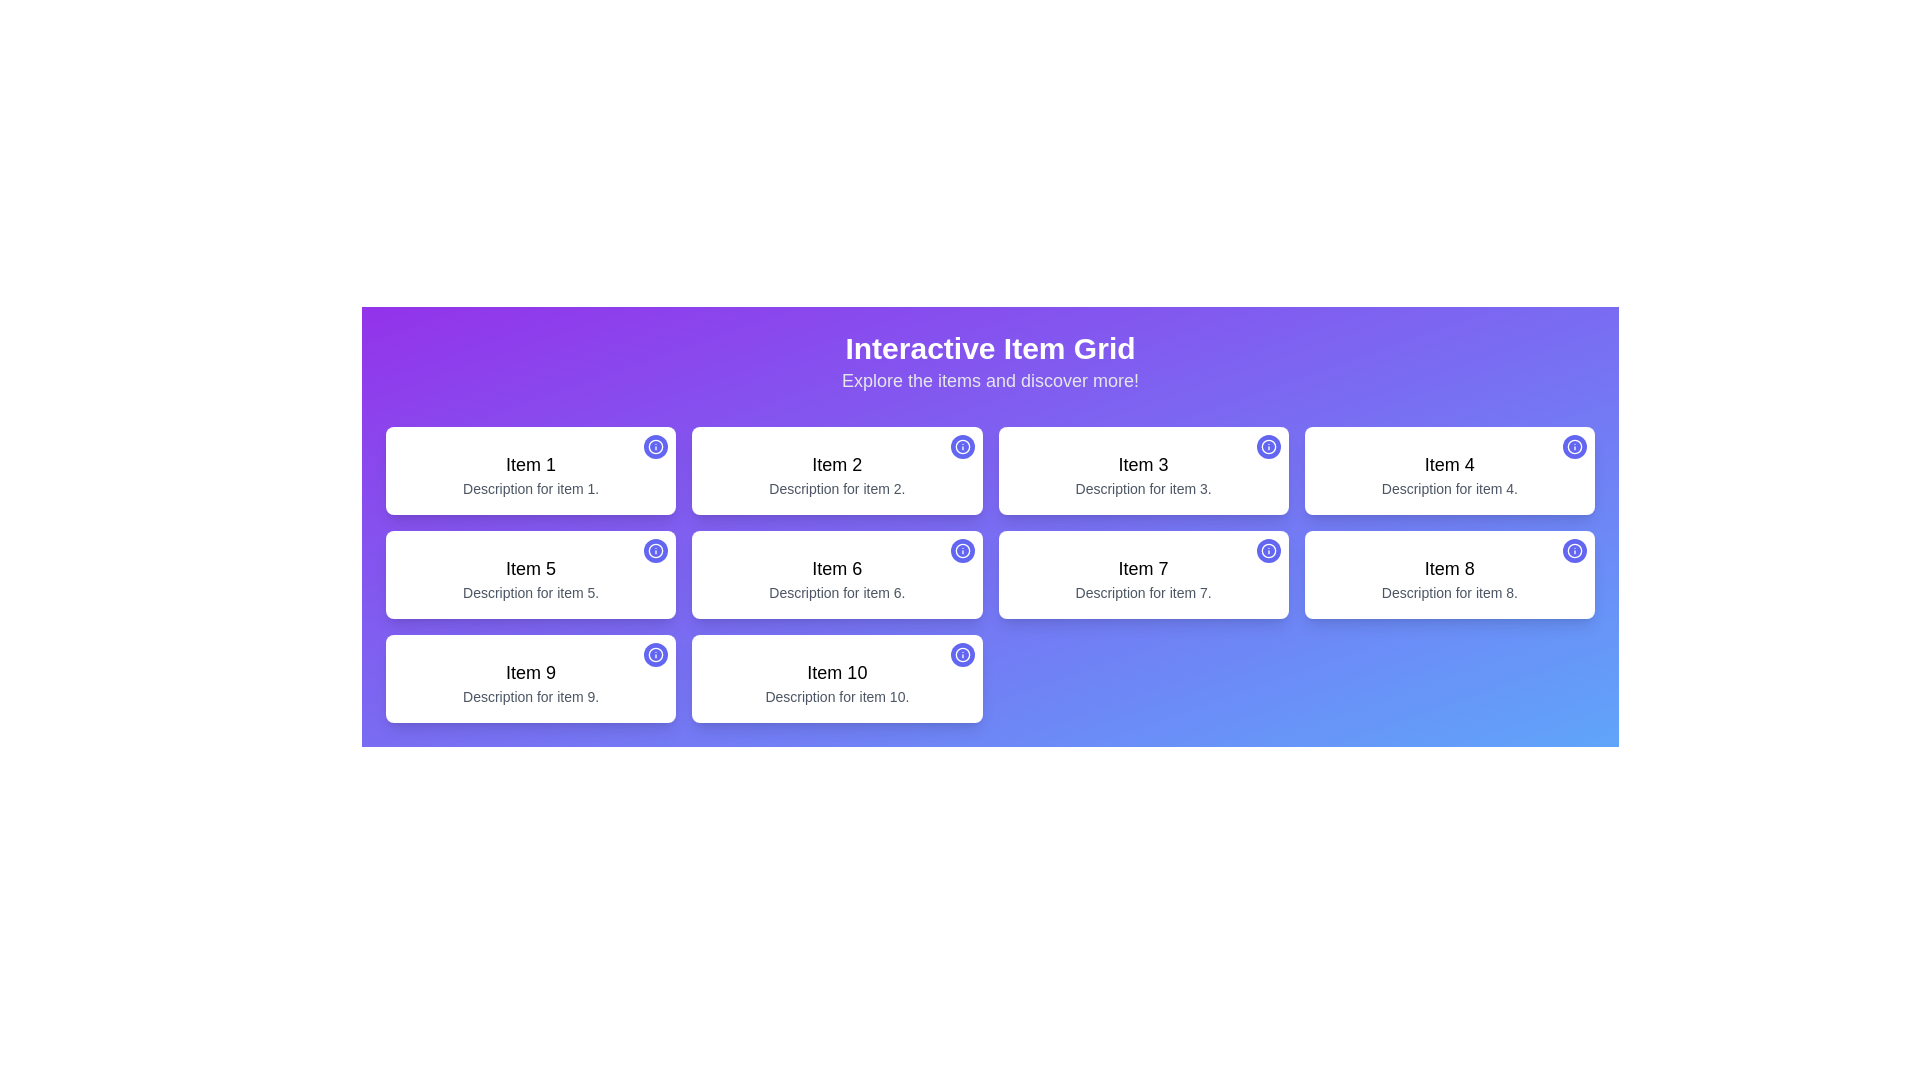 The width and height of the screenshot is (1920, 1080). I want to click on the non-interactive Text label that provides supplementary descriptive information for 'Item 2', located directly beneath the label in the second item of the top row of a grid layout, so click(837, 489).